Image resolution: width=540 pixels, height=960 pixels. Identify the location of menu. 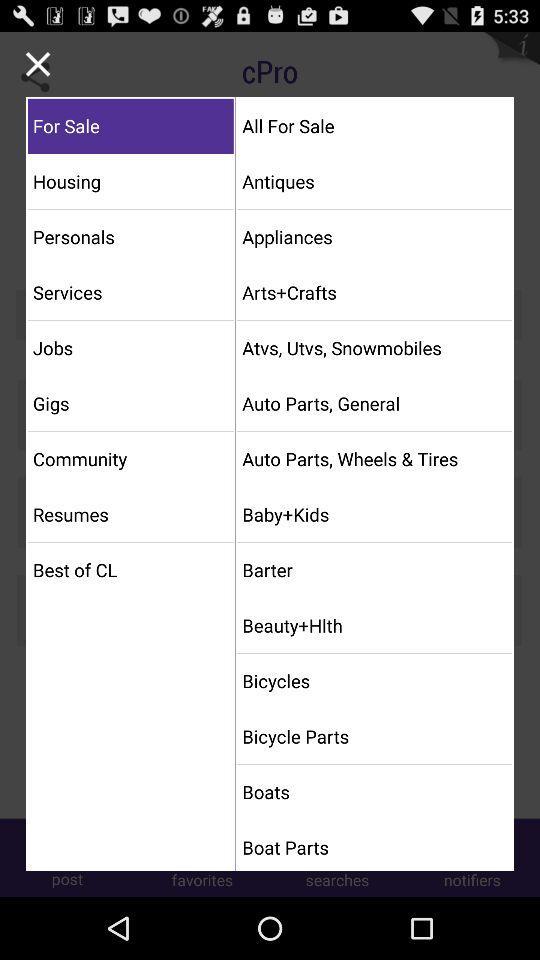
(38, 64).